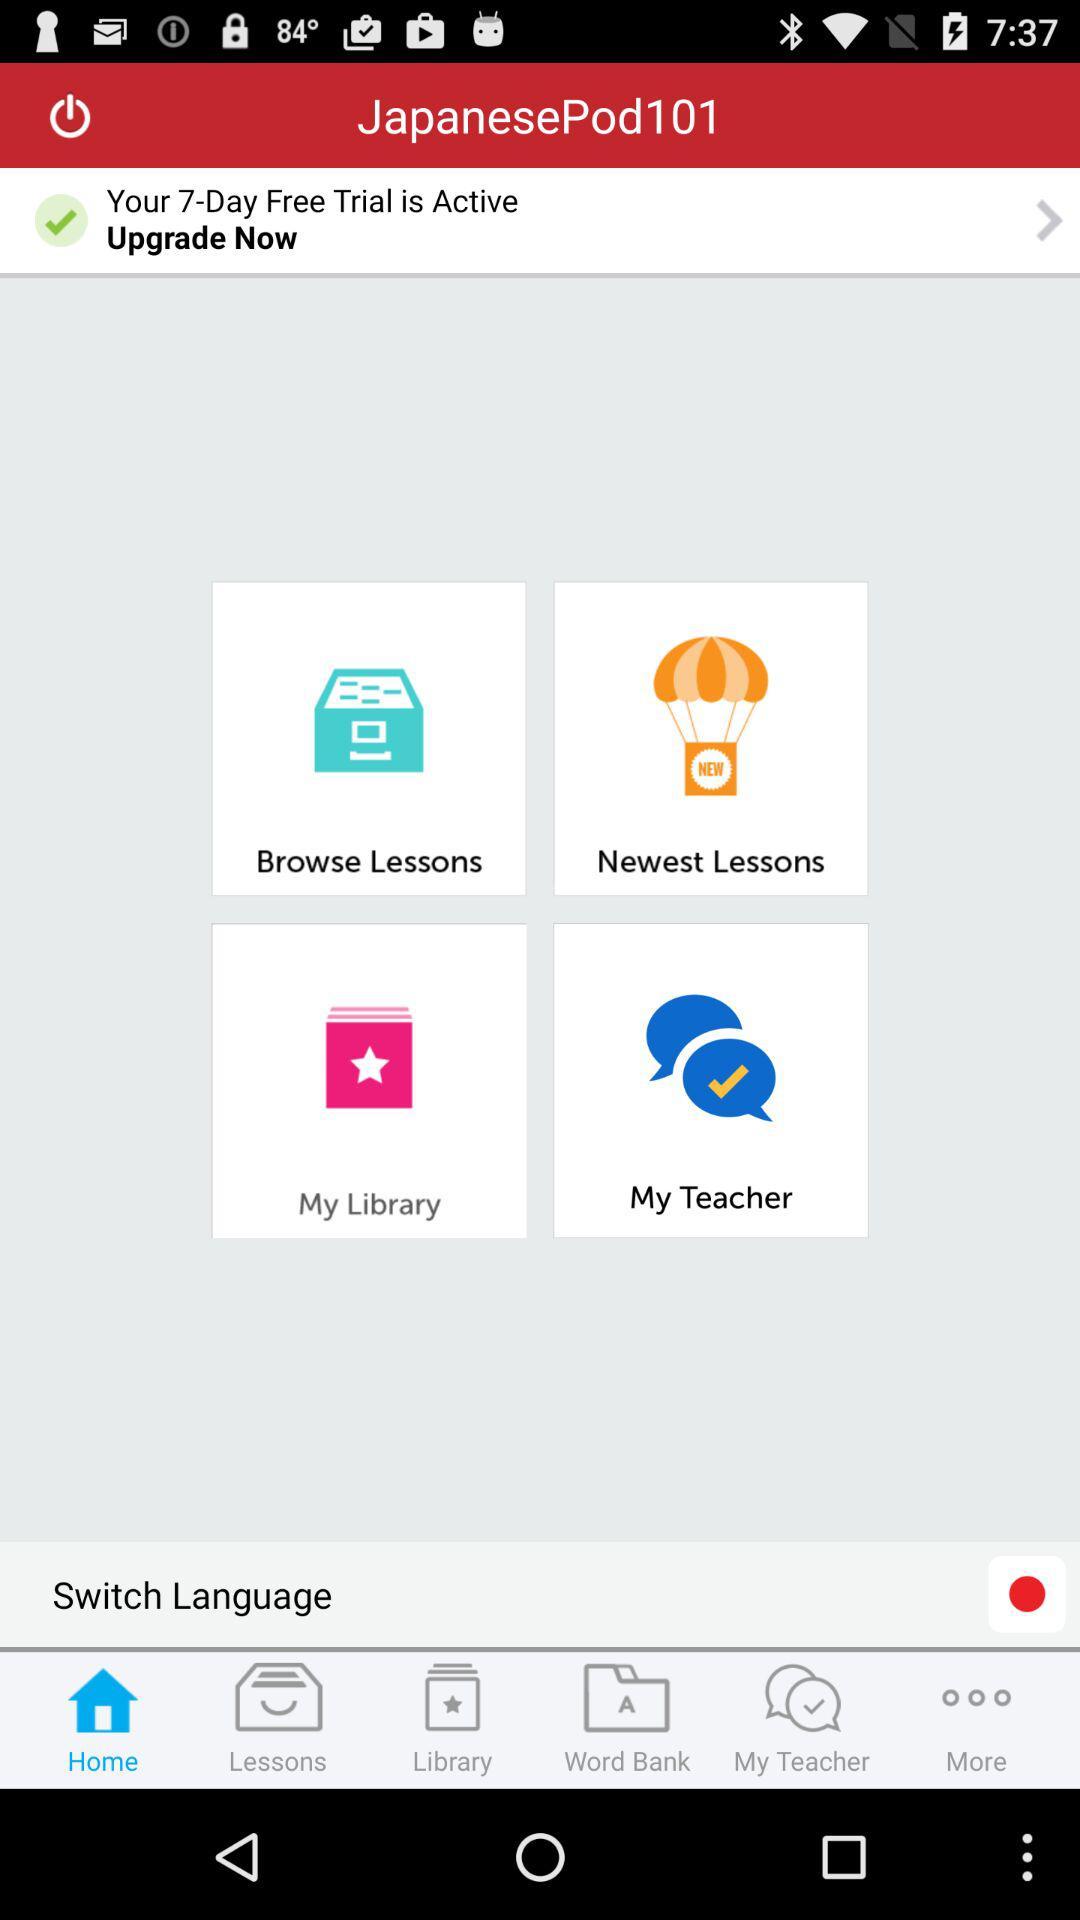 The width and height of the screenshot is (1080, 1920). Describe the element at coordinates (69, 114) in the screenshot. I see `app next to japanesepod101` at that location.